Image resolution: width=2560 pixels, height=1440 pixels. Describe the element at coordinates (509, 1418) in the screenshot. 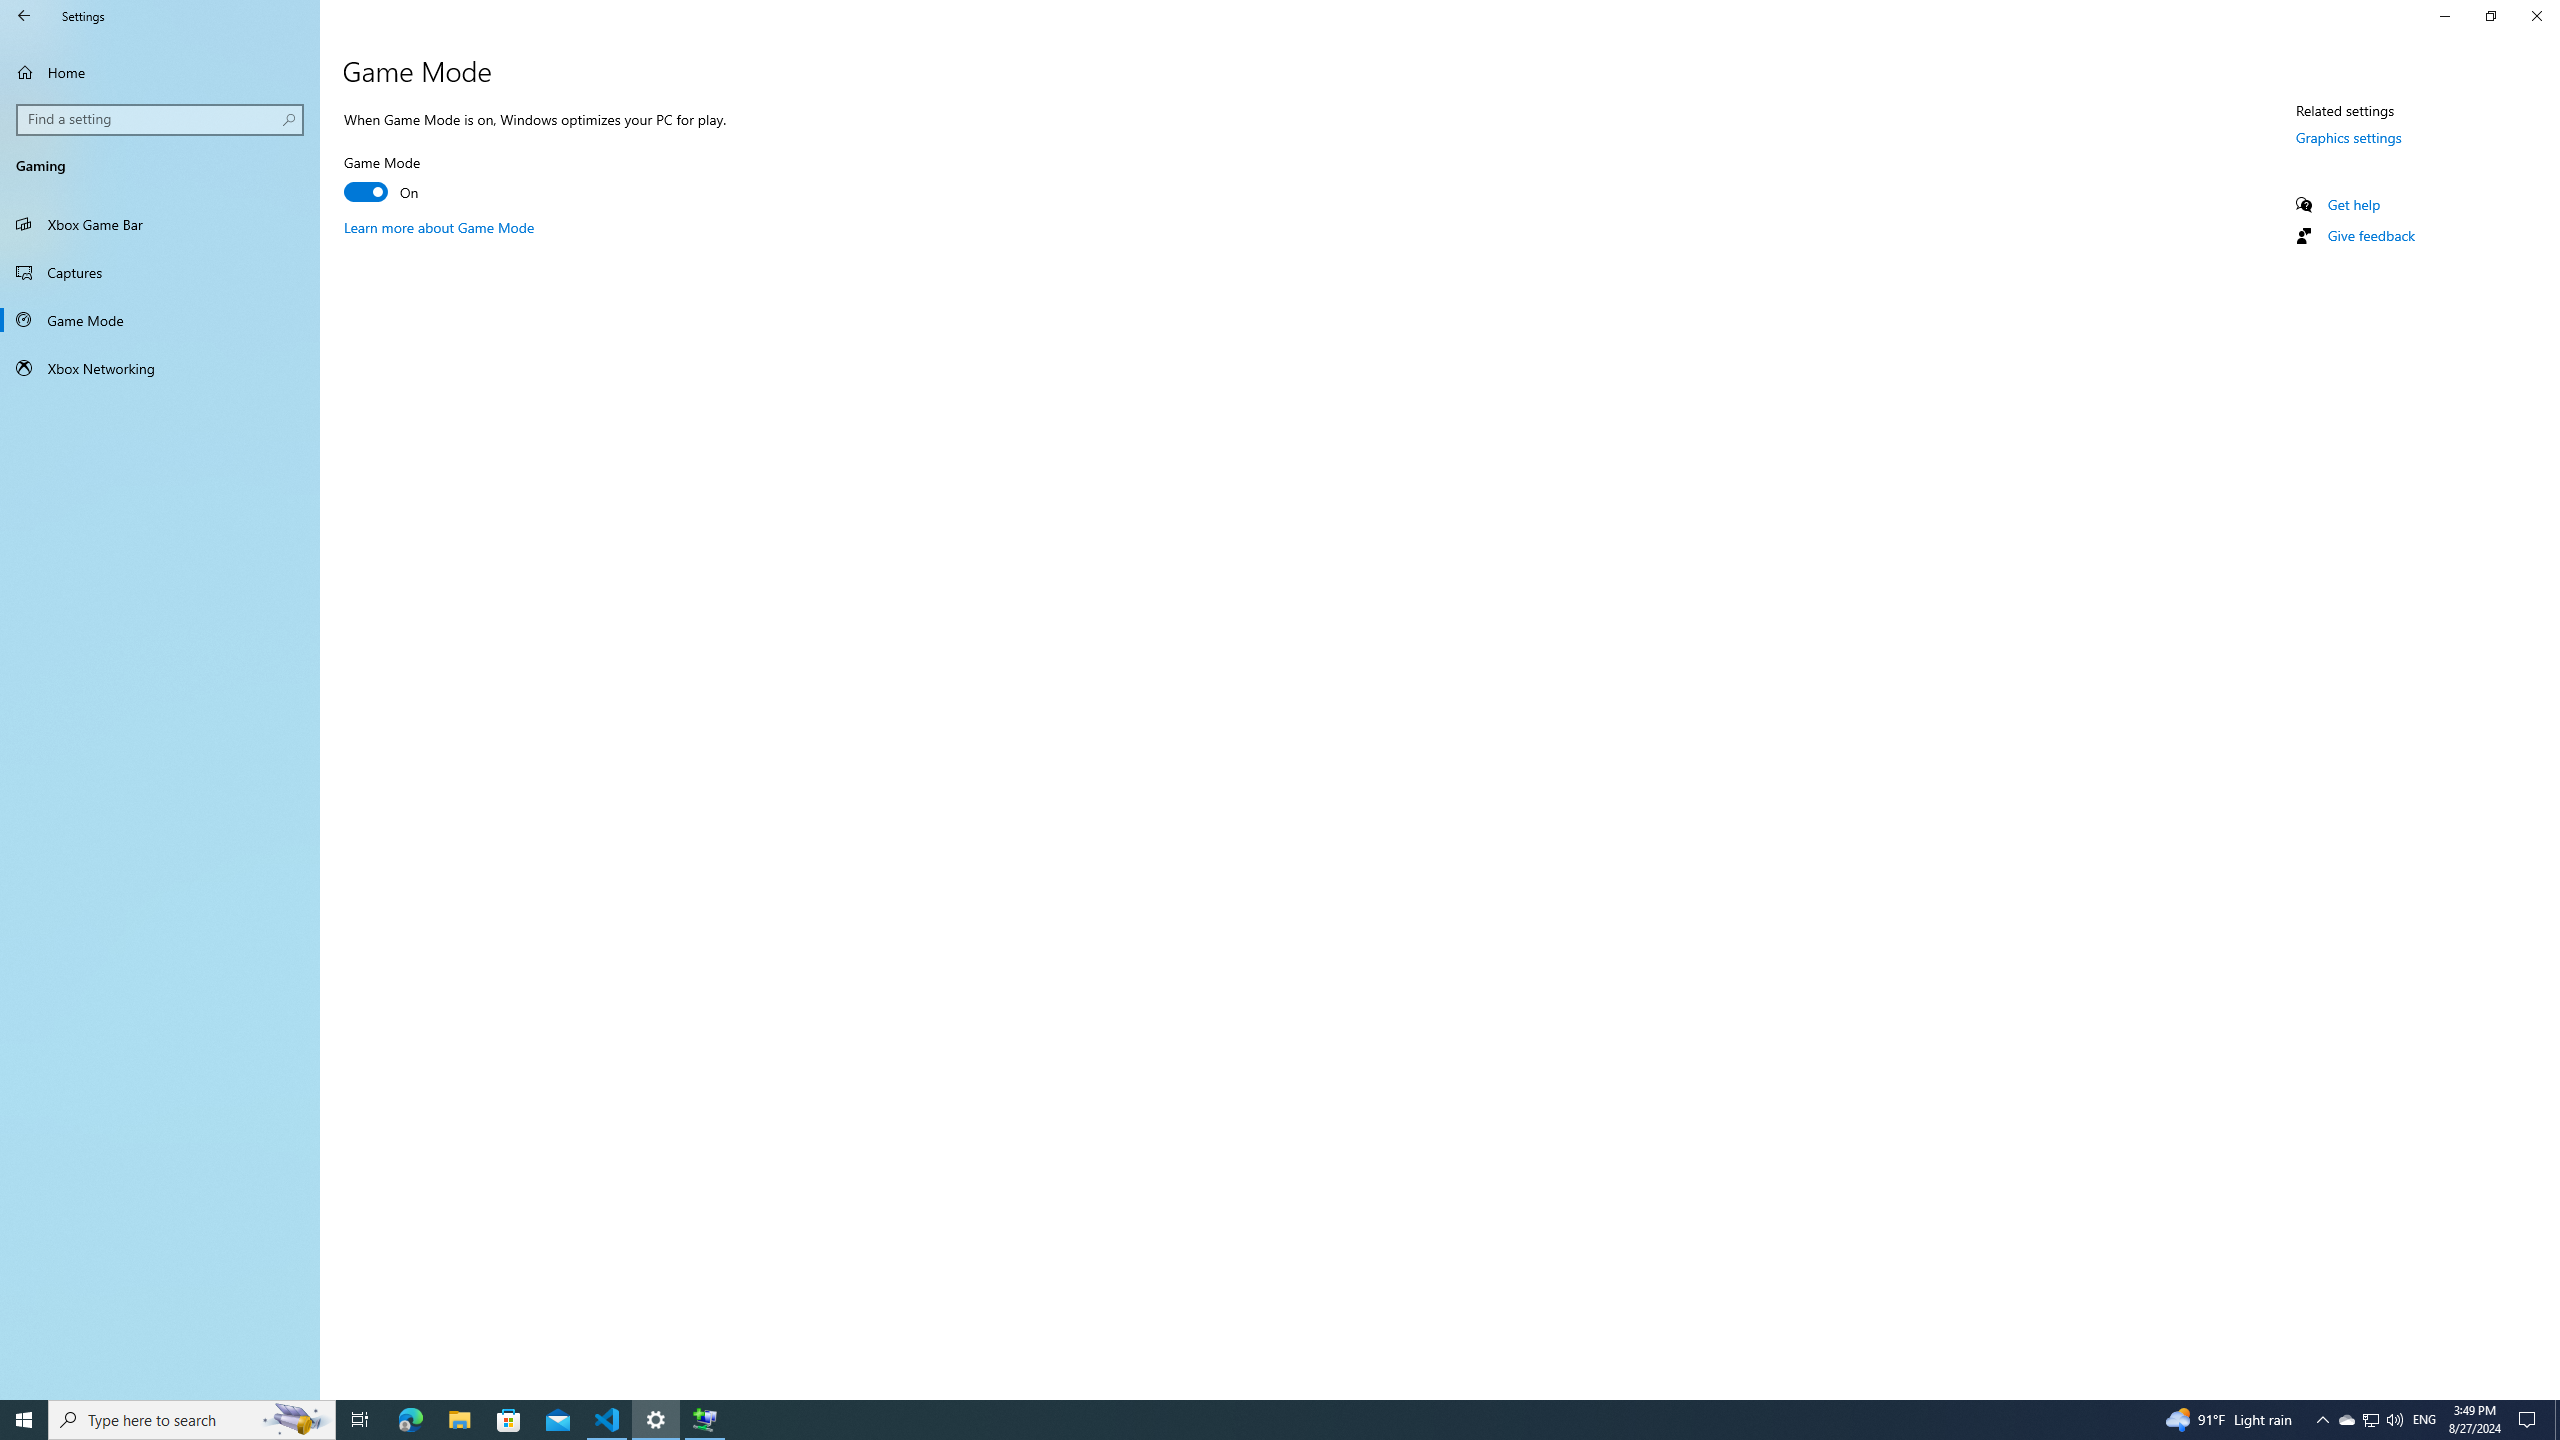

I see `'Microsoft Store'` at that location.